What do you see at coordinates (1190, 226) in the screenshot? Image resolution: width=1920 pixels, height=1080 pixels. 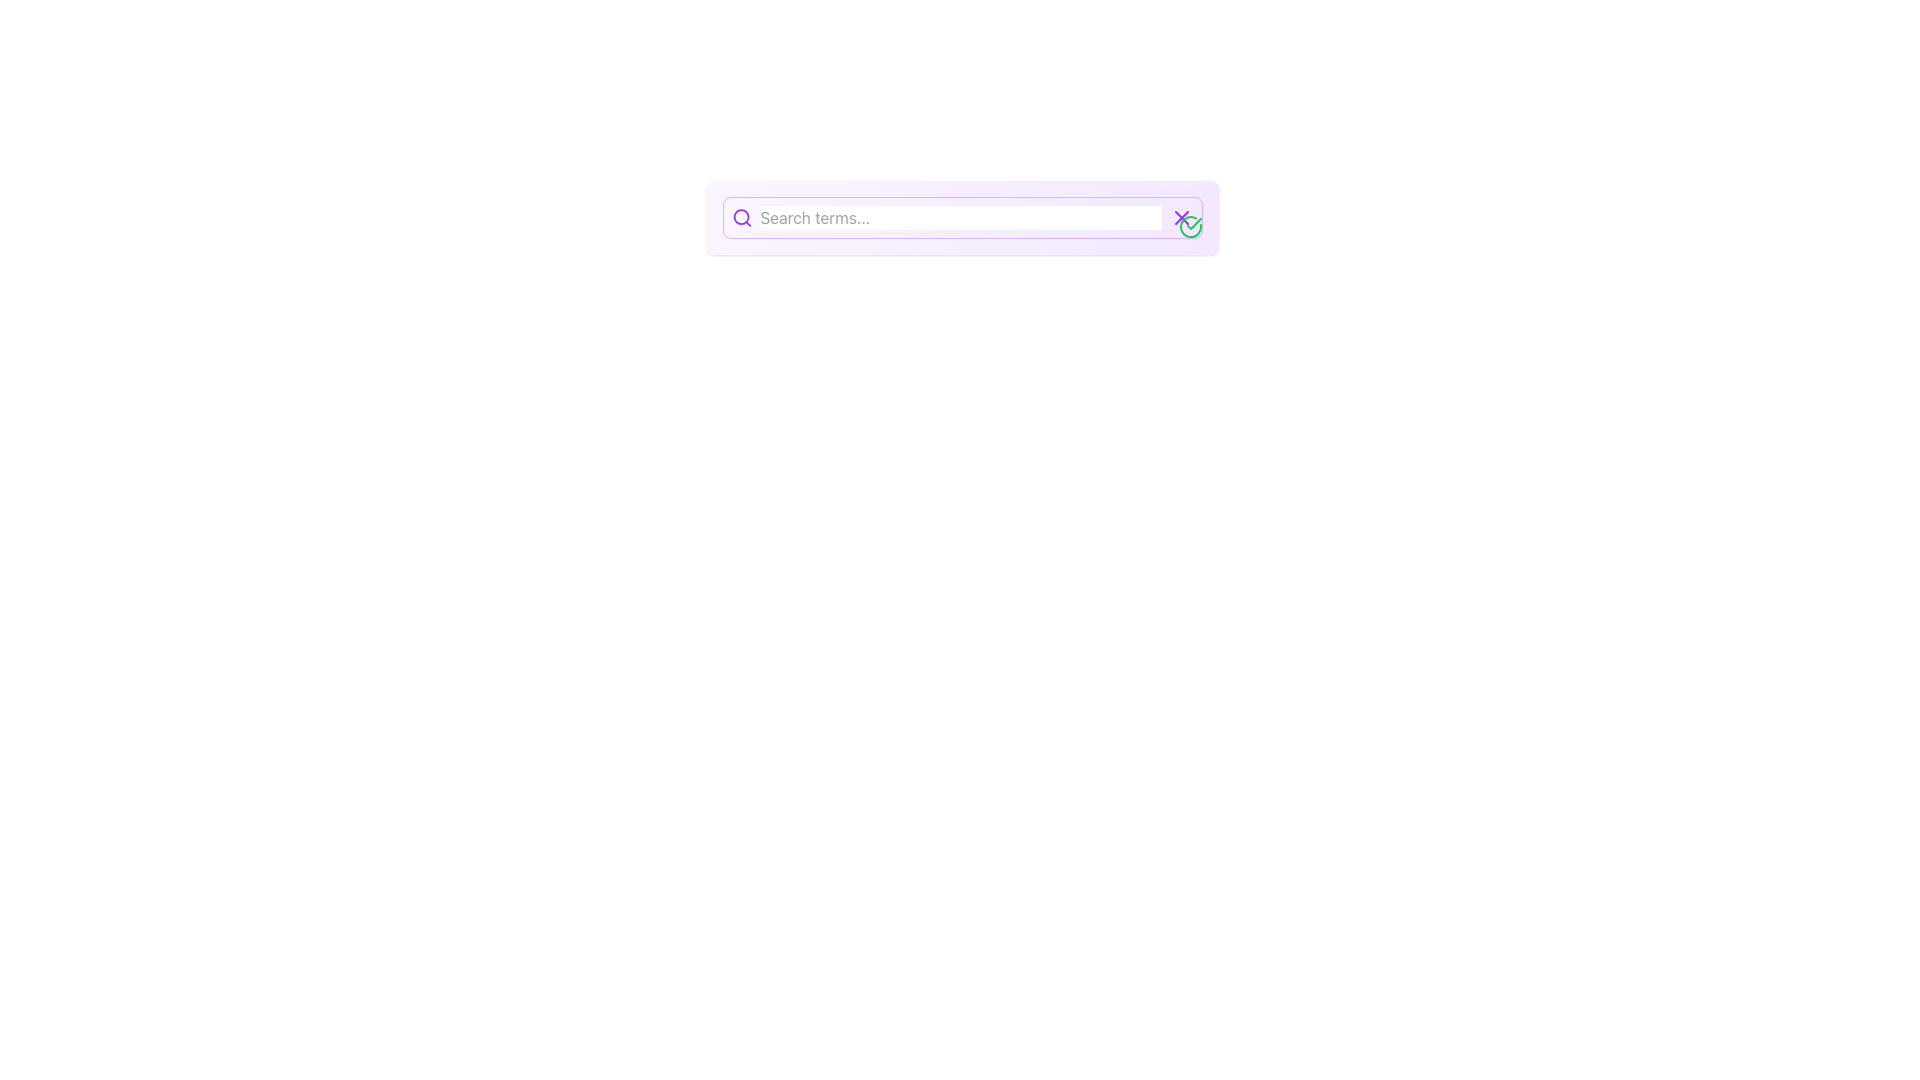 I see `the green checkmark icon encircled by a circular boundary, which indicates a positive state, located to the far right of the search bar` at bounding box center [1190, 226].